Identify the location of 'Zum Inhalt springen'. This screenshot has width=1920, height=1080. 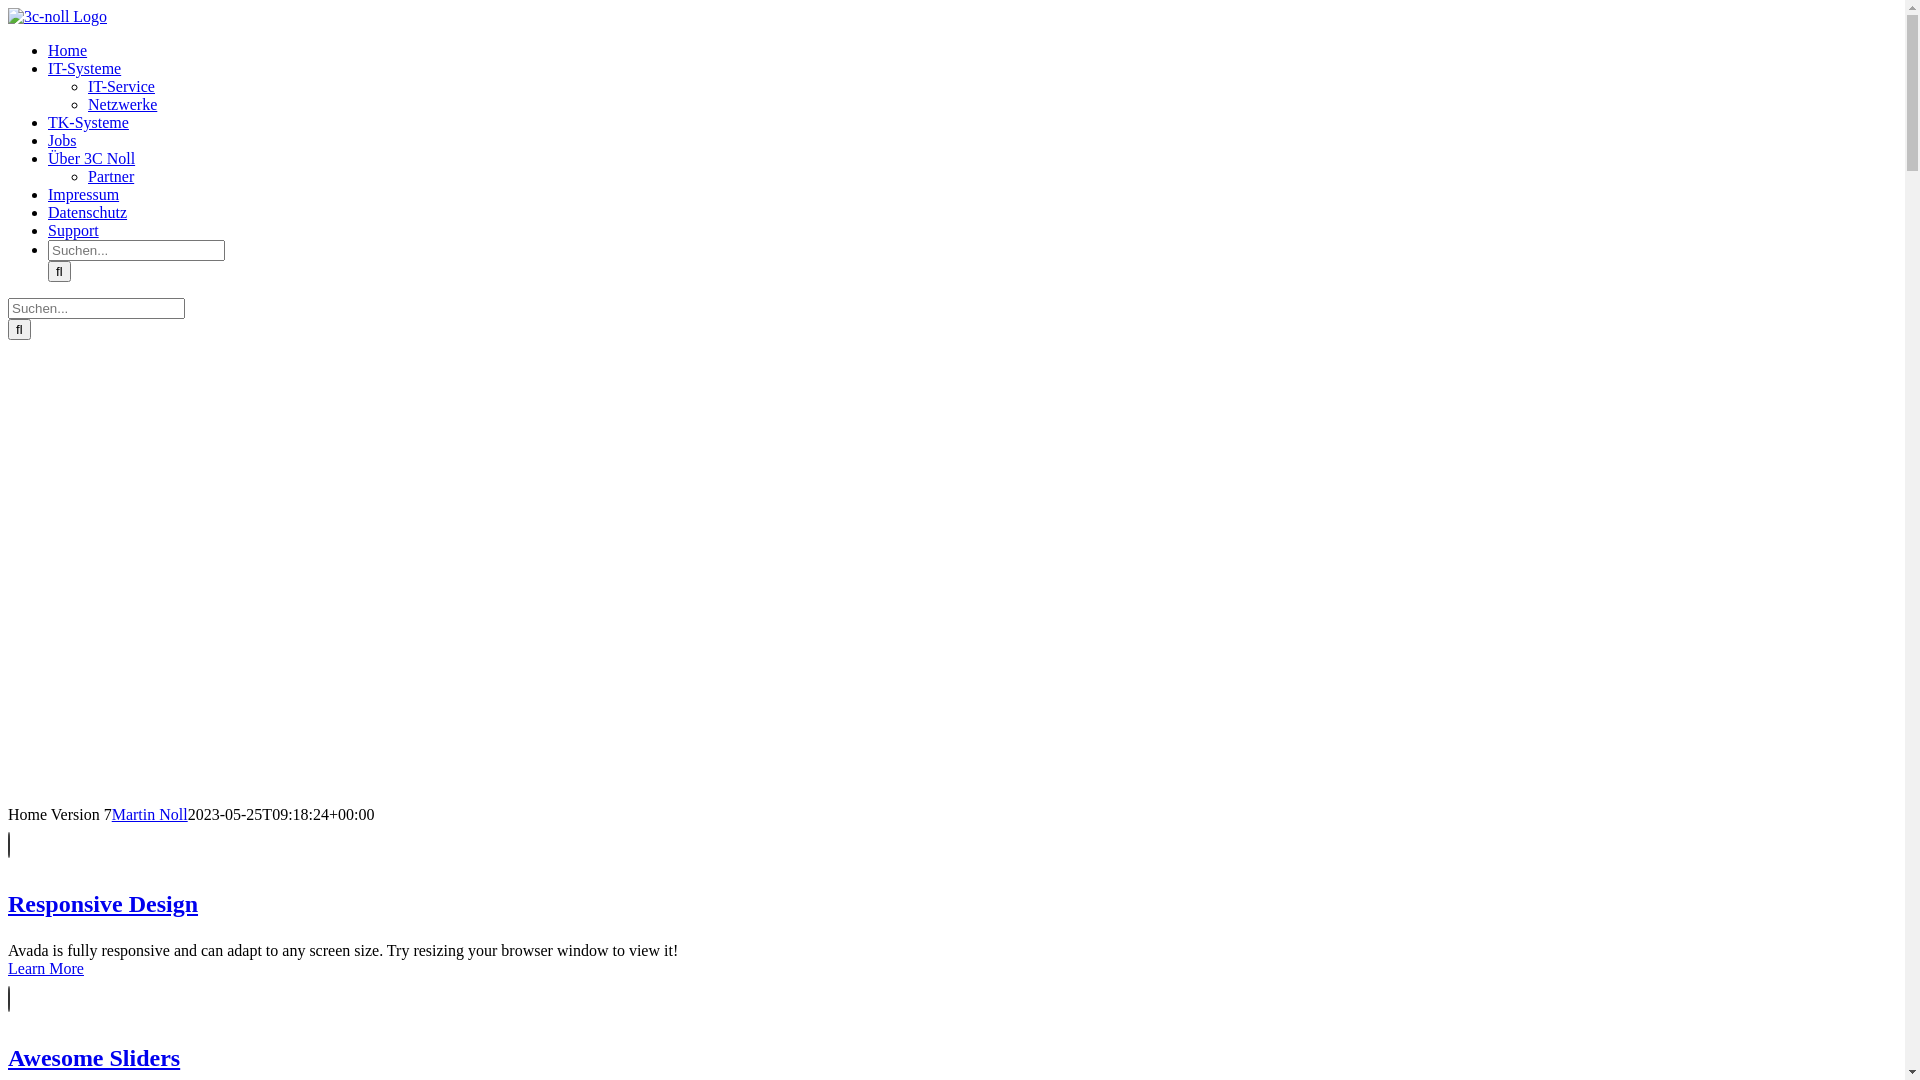
(7, 7).